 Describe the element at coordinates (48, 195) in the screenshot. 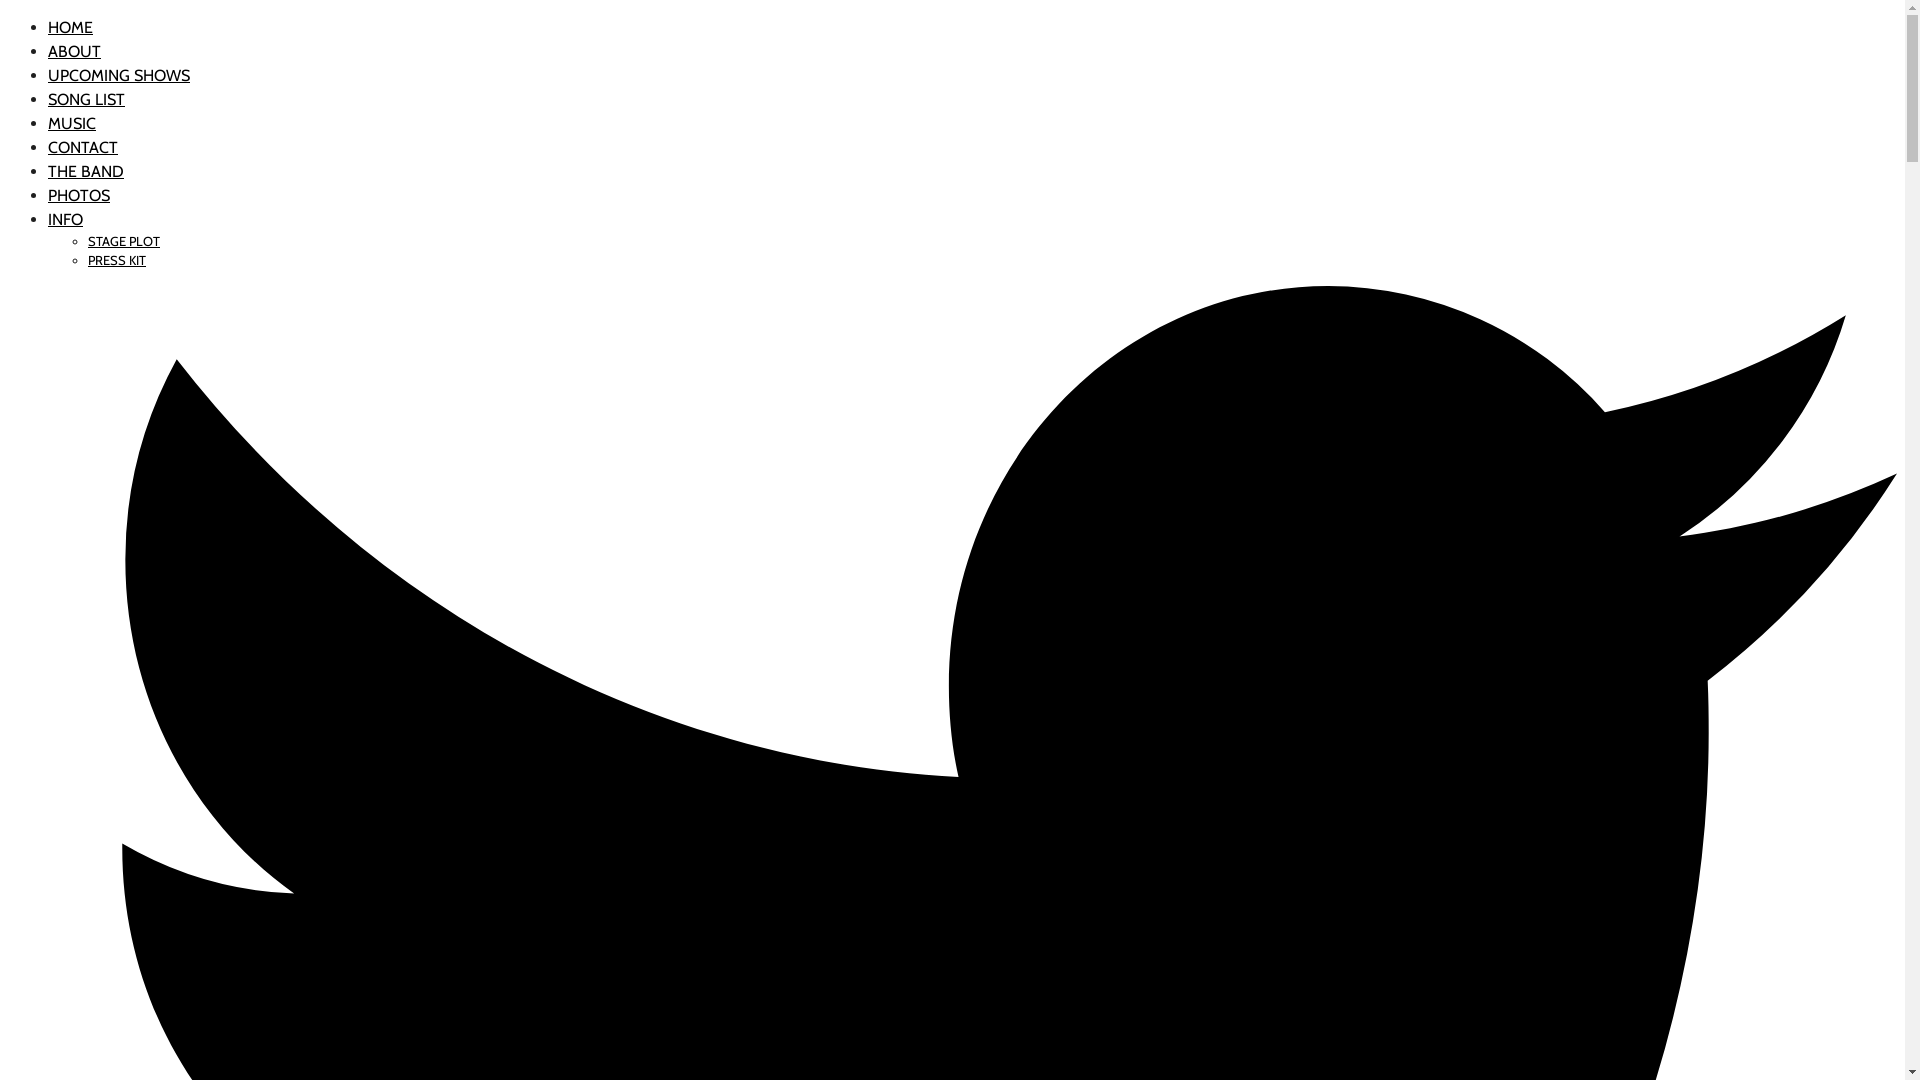

I see `'PHOTOS'` at that location.